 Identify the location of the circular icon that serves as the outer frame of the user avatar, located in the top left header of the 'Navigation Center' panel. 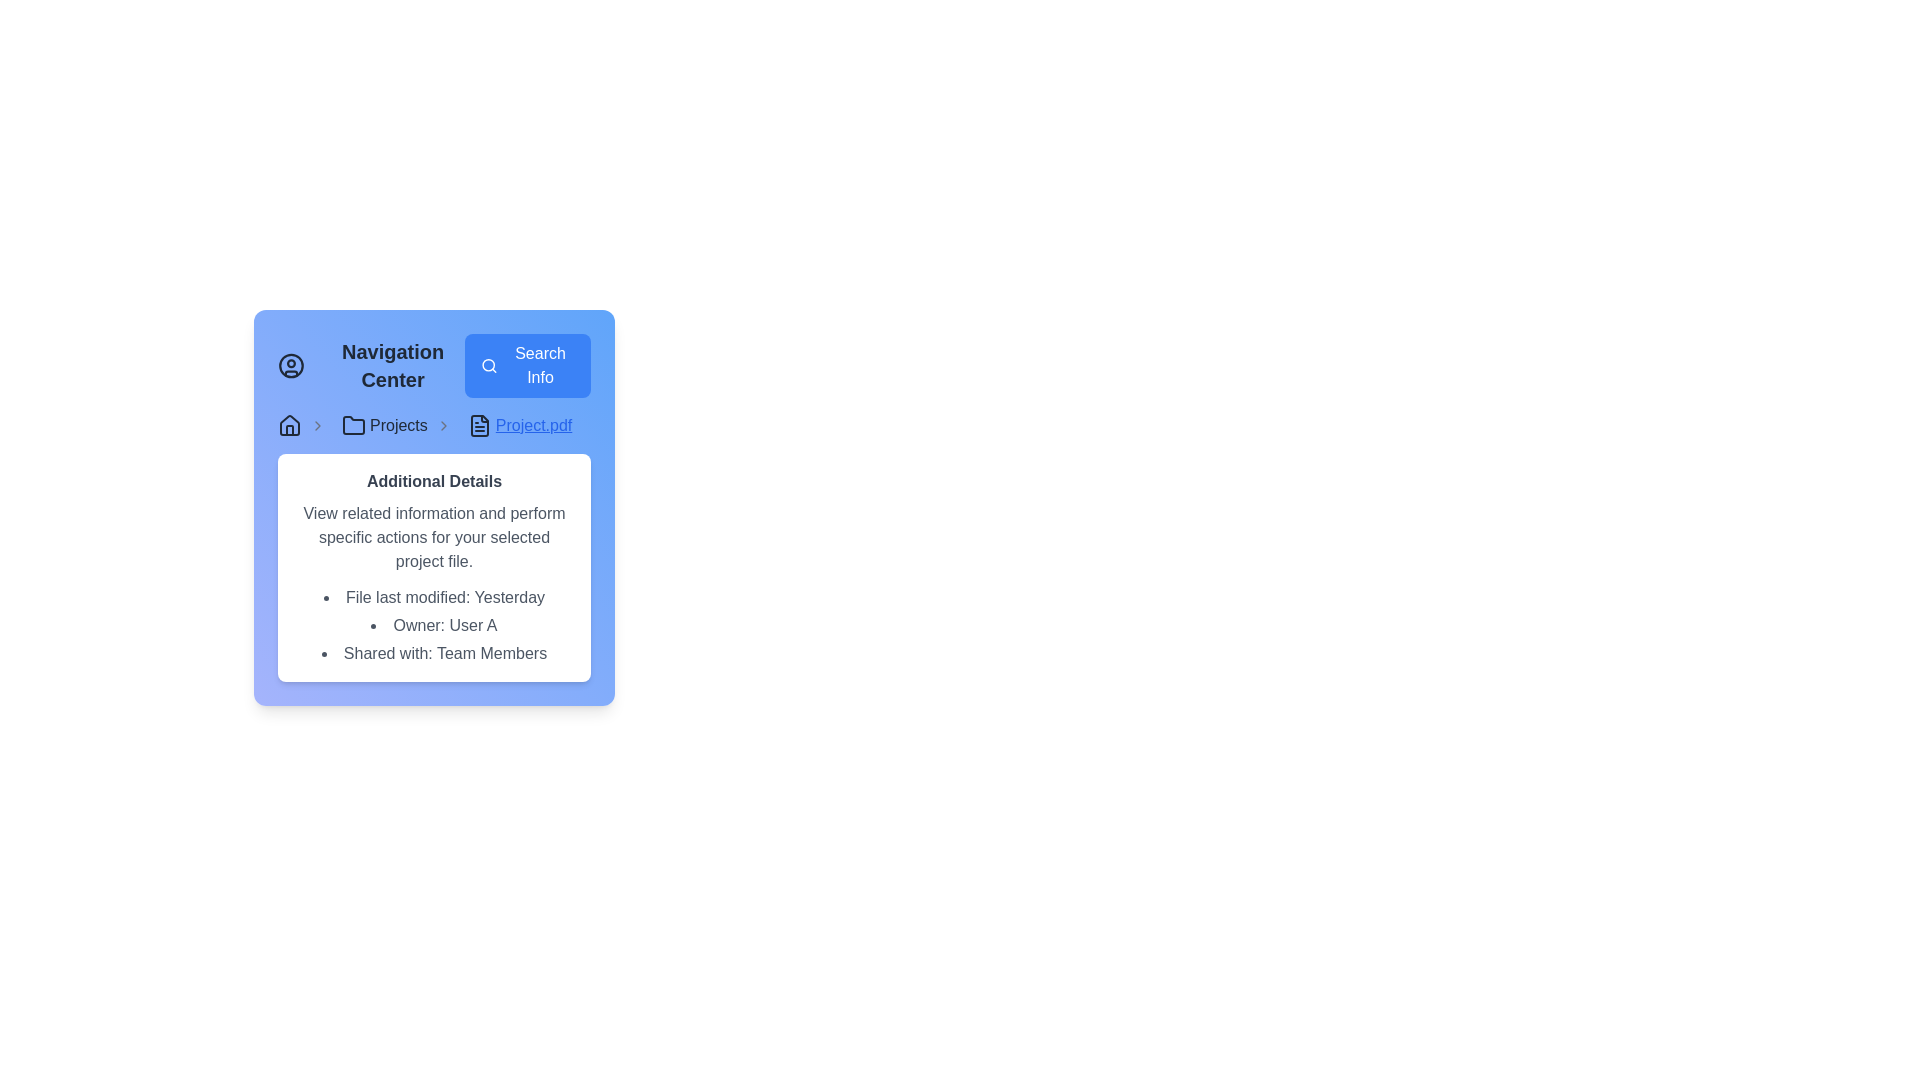
(290, 366).